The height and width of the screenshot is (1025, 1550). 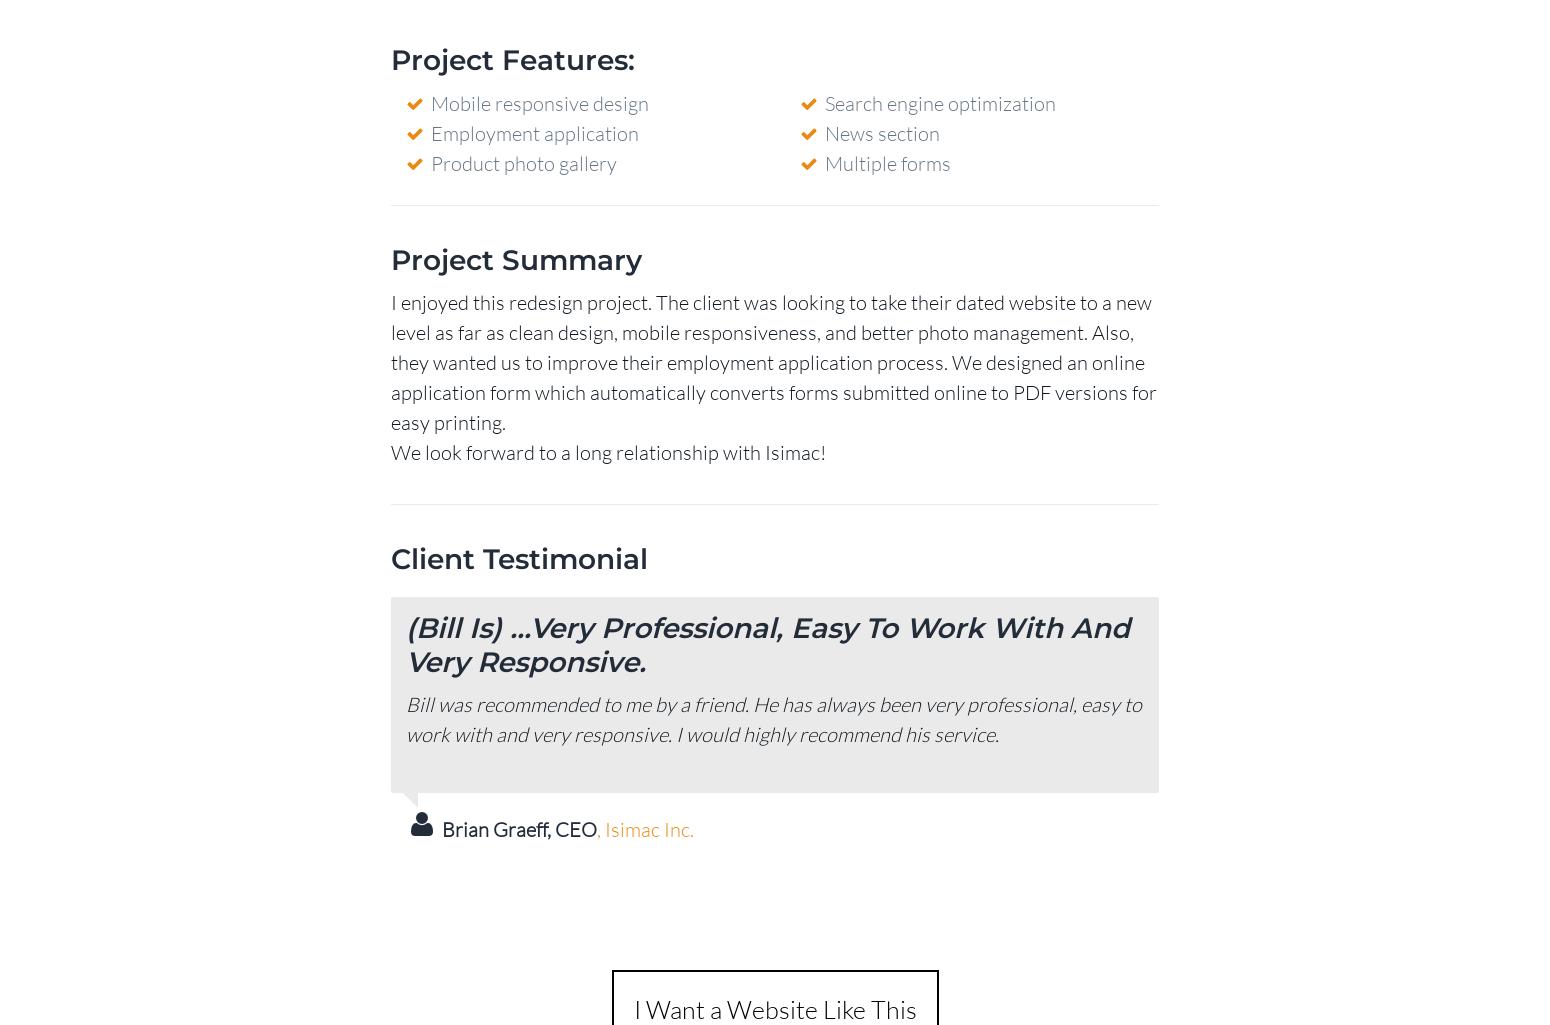 I want to click on 'Multiple forms', so click(x=887, y=161).